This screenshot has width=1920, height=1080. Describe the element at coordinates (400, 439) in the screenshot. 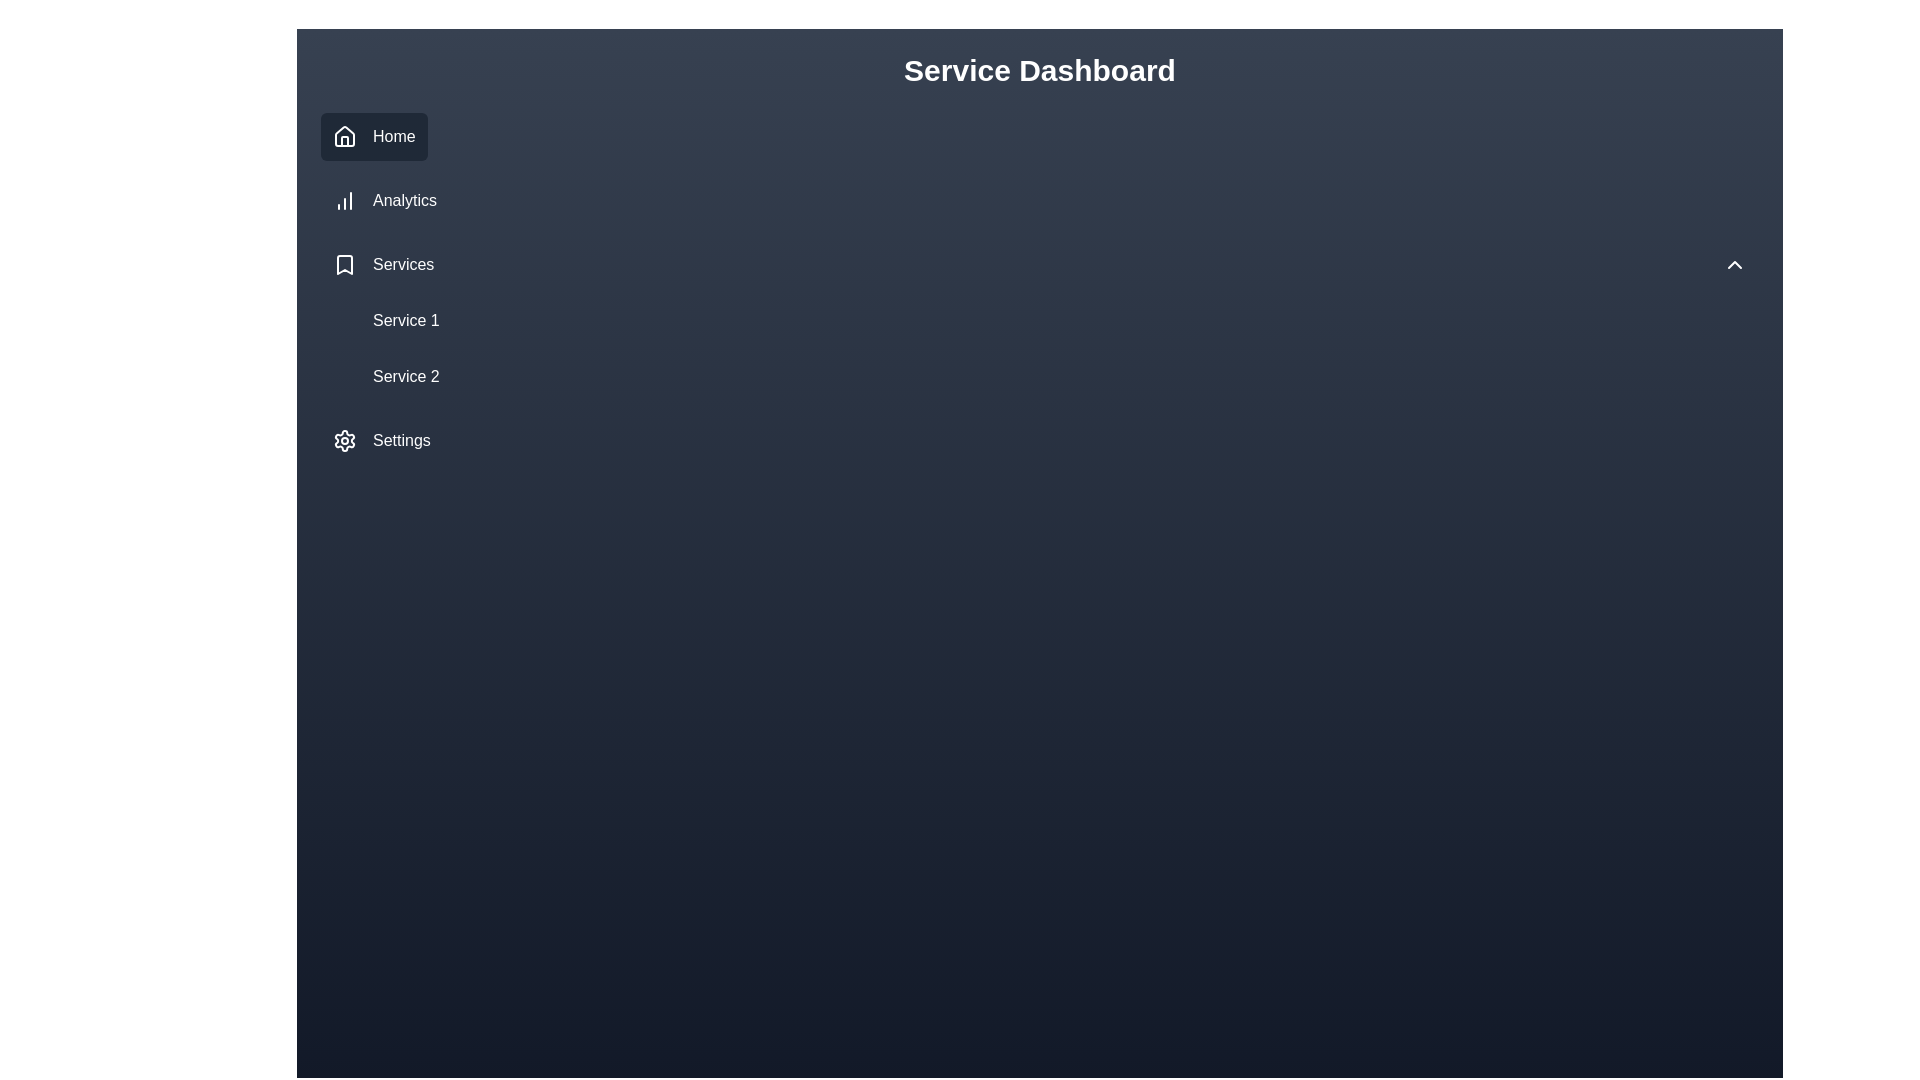

I see `the 'Settings' label located in the bottom section of the vertical navigation menu` at that location.